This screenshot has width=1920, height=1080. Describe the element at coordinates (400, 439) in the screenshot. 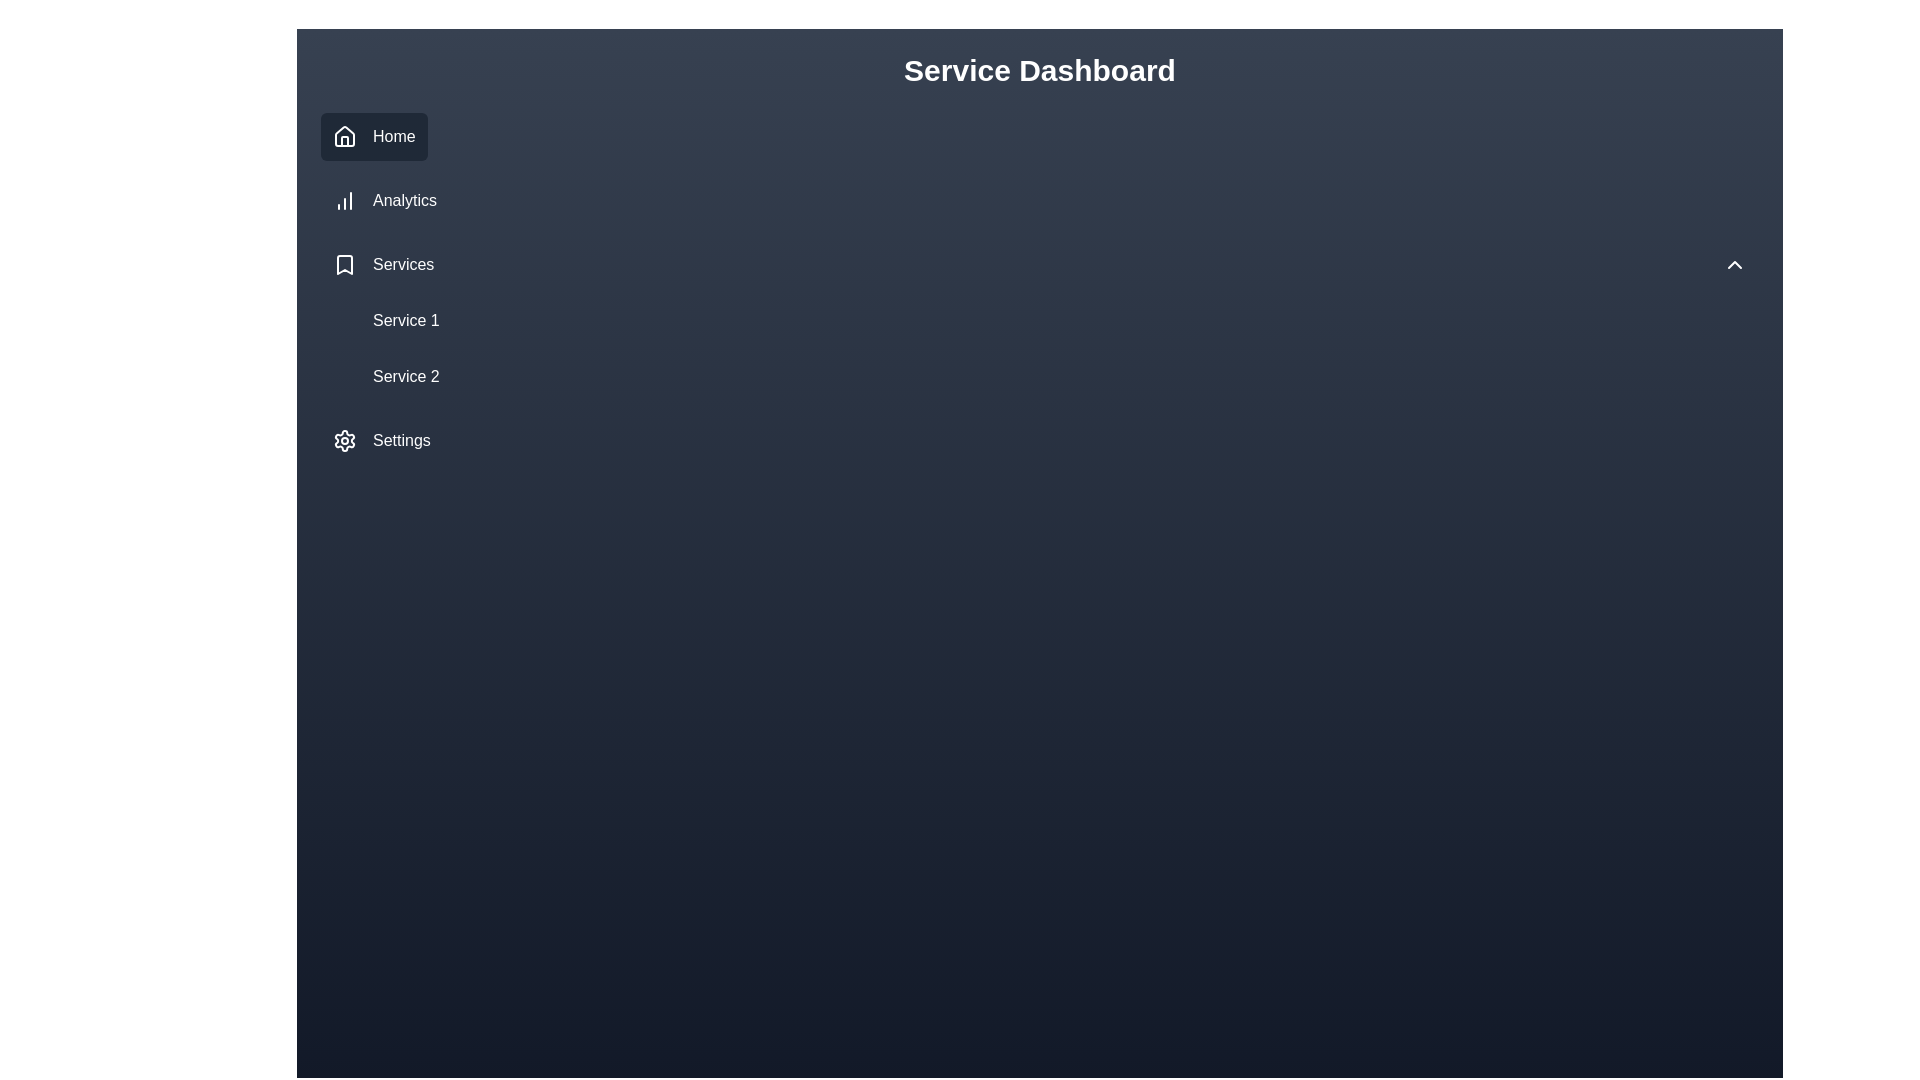

I see `the 'Settings' label located in the bottom section of the vertical navigation menu` at that location.